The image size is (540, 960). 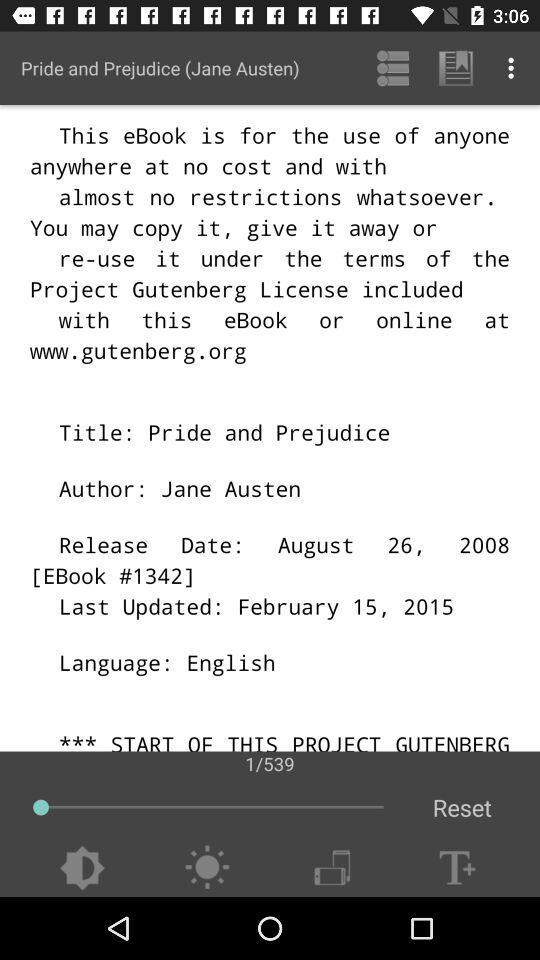 I want to click on increase brightness, so click(x=206, y=867).